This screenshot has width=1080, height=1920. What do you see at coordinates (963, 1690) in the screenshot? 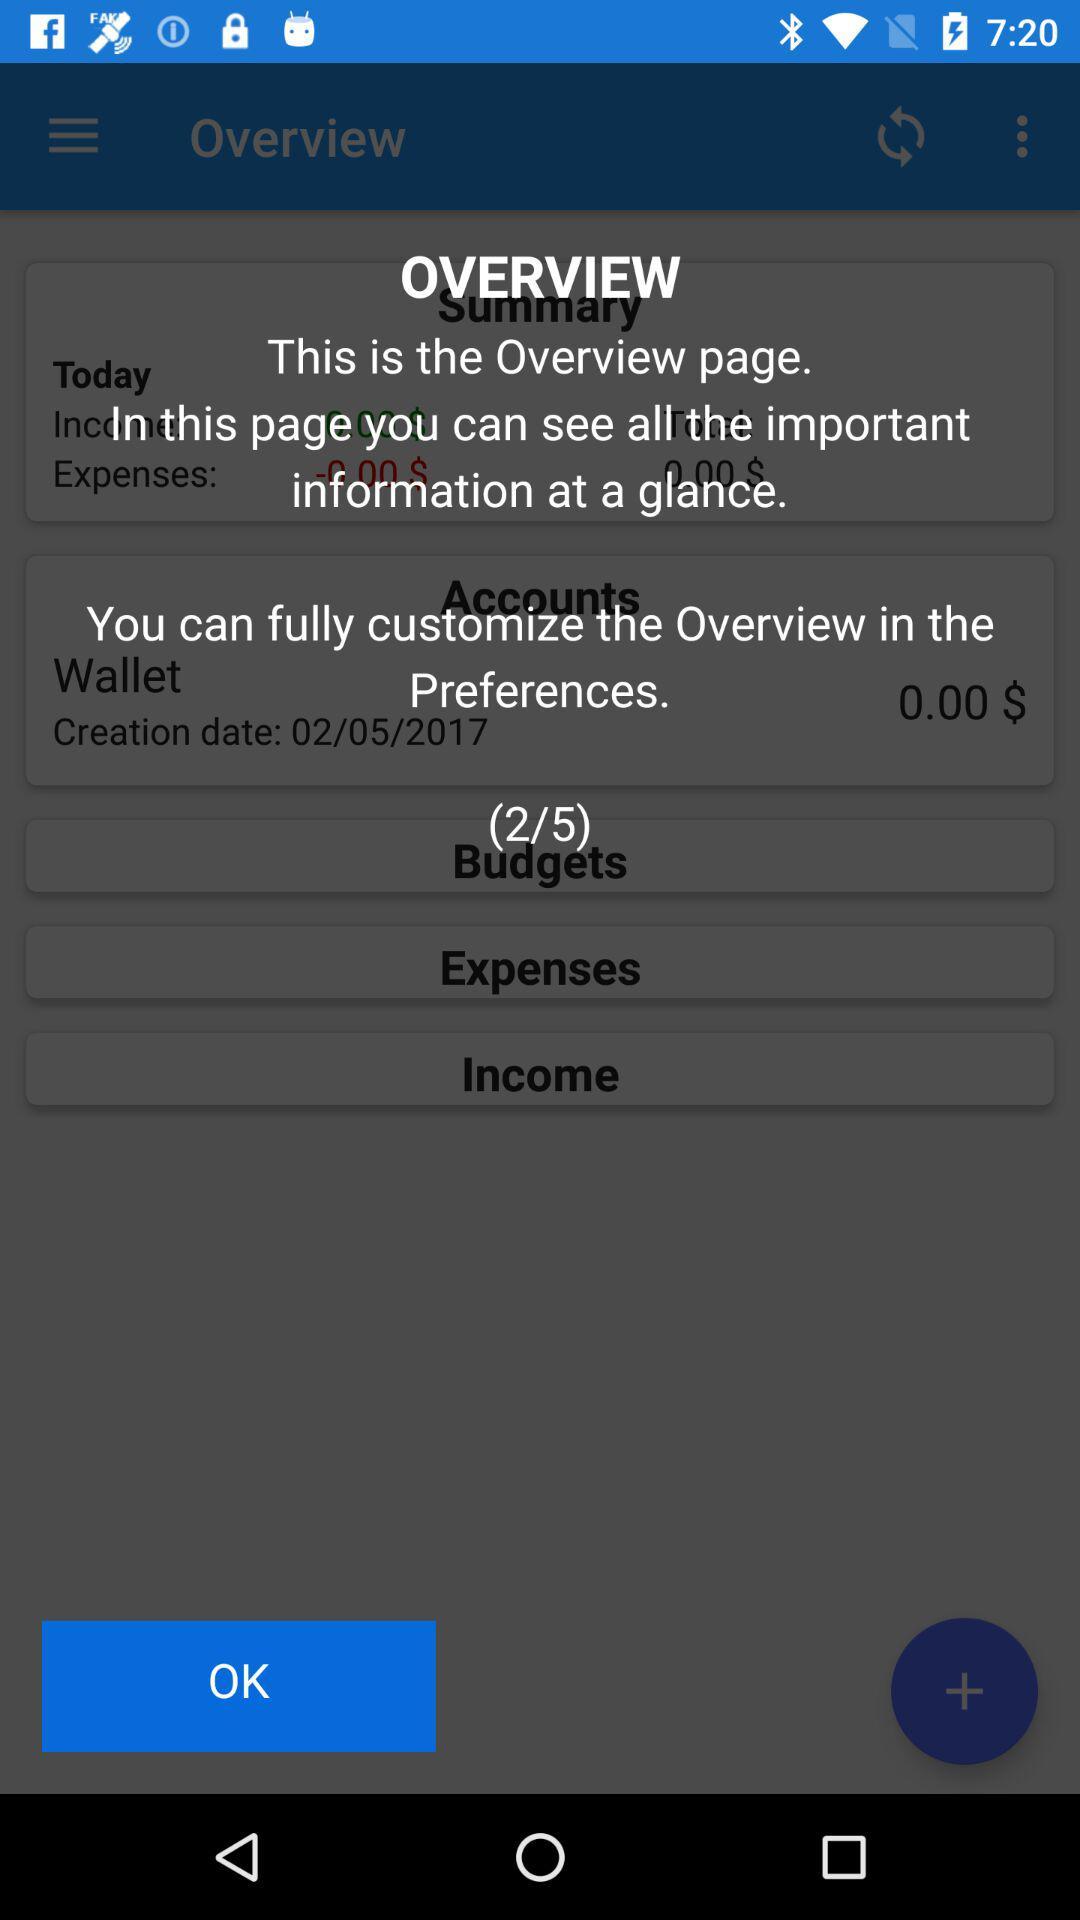
I see `the add icon` at bounding box center [963, 1690].